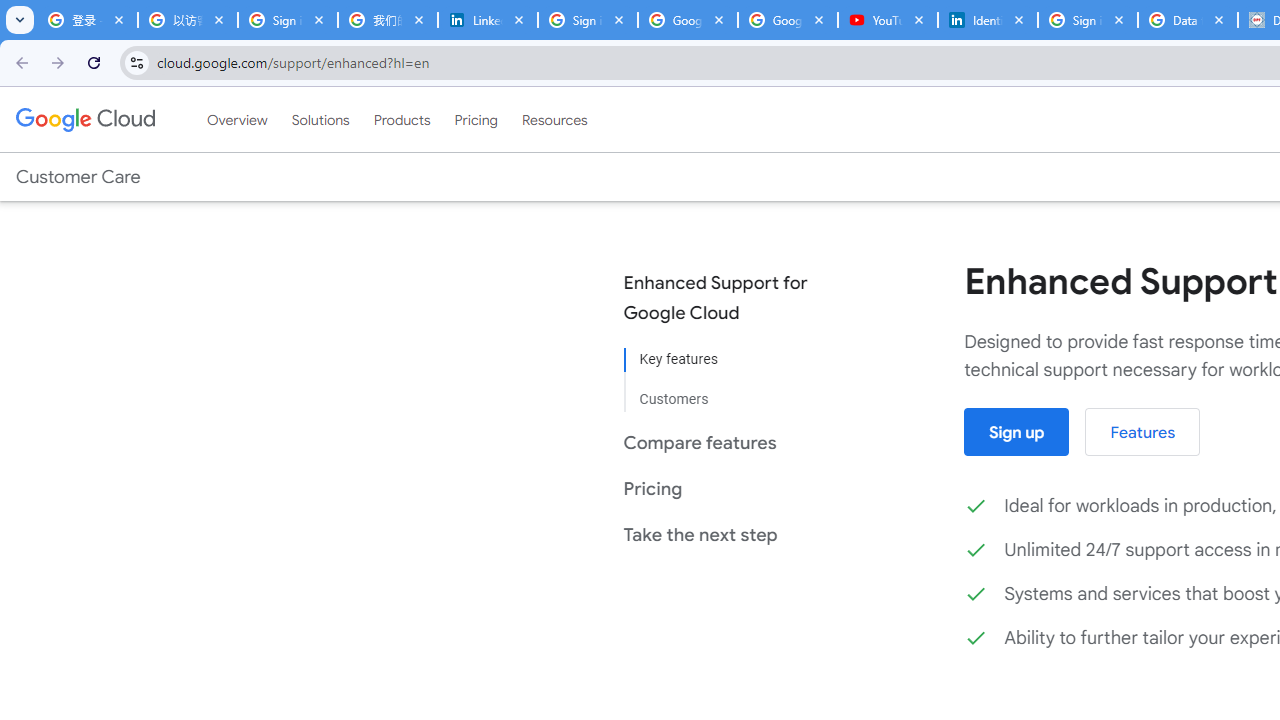  What do you see at coordinates (729, 441) in the screenshot?
I see `'Compare features'` at bounding box center [729, 441].